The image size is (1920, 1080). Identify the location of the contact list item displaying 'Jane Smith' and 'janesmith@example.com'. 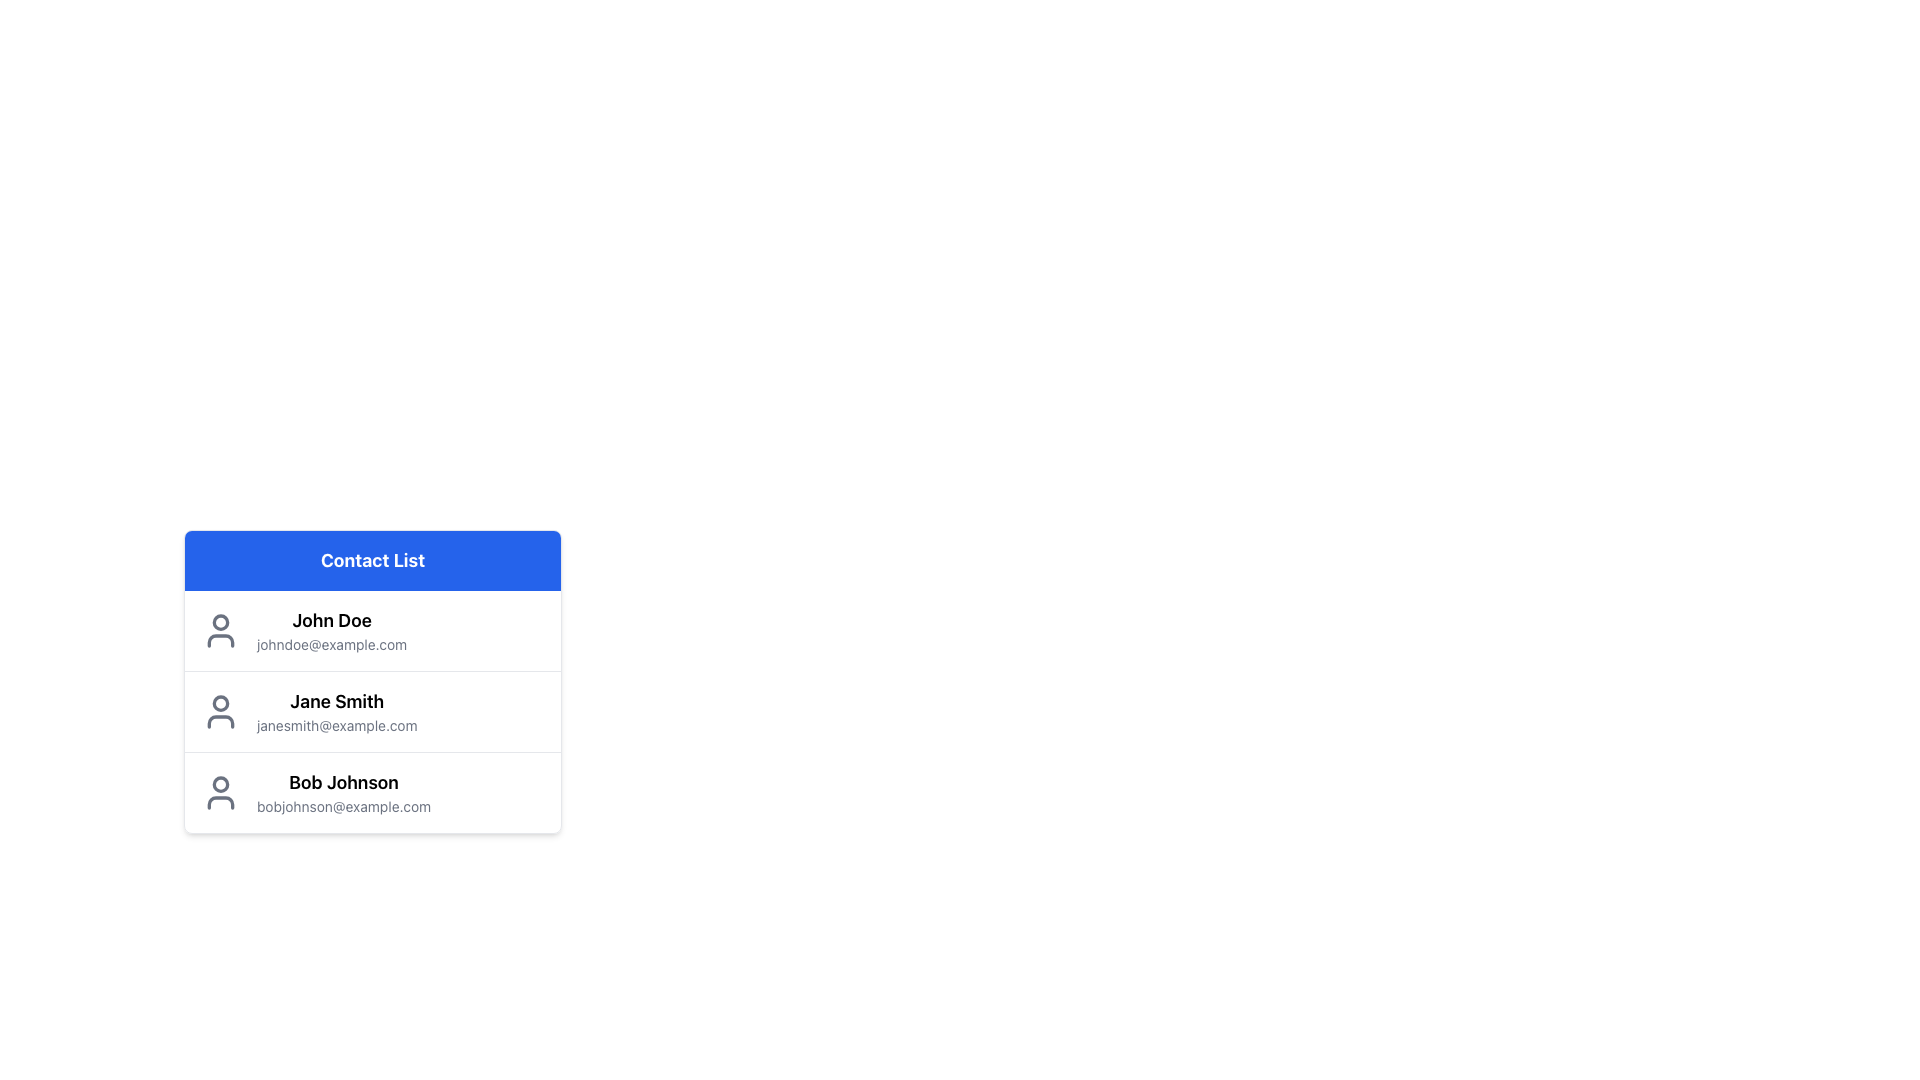
(373, 709).